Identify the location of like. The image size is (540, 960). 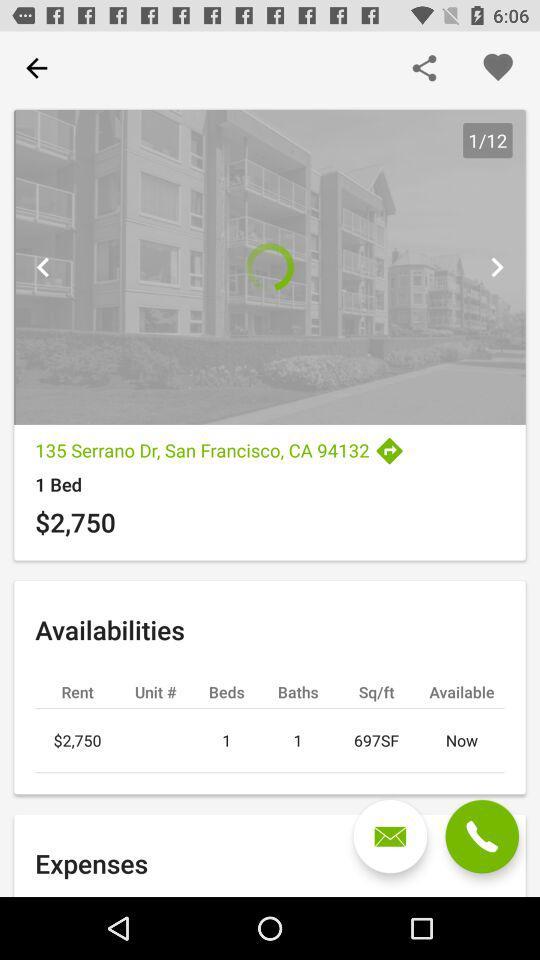
(496, 68).